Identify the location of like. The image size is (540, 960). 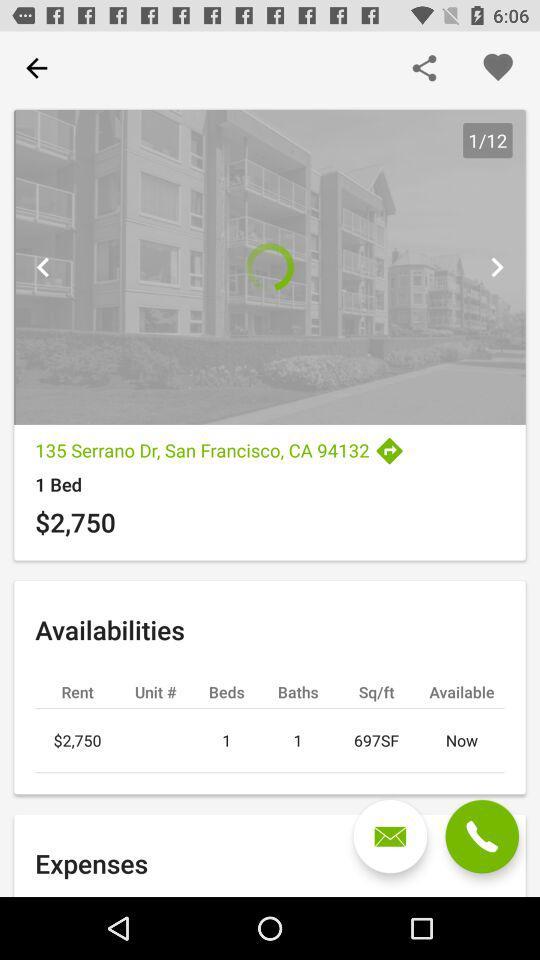
(496, 68).